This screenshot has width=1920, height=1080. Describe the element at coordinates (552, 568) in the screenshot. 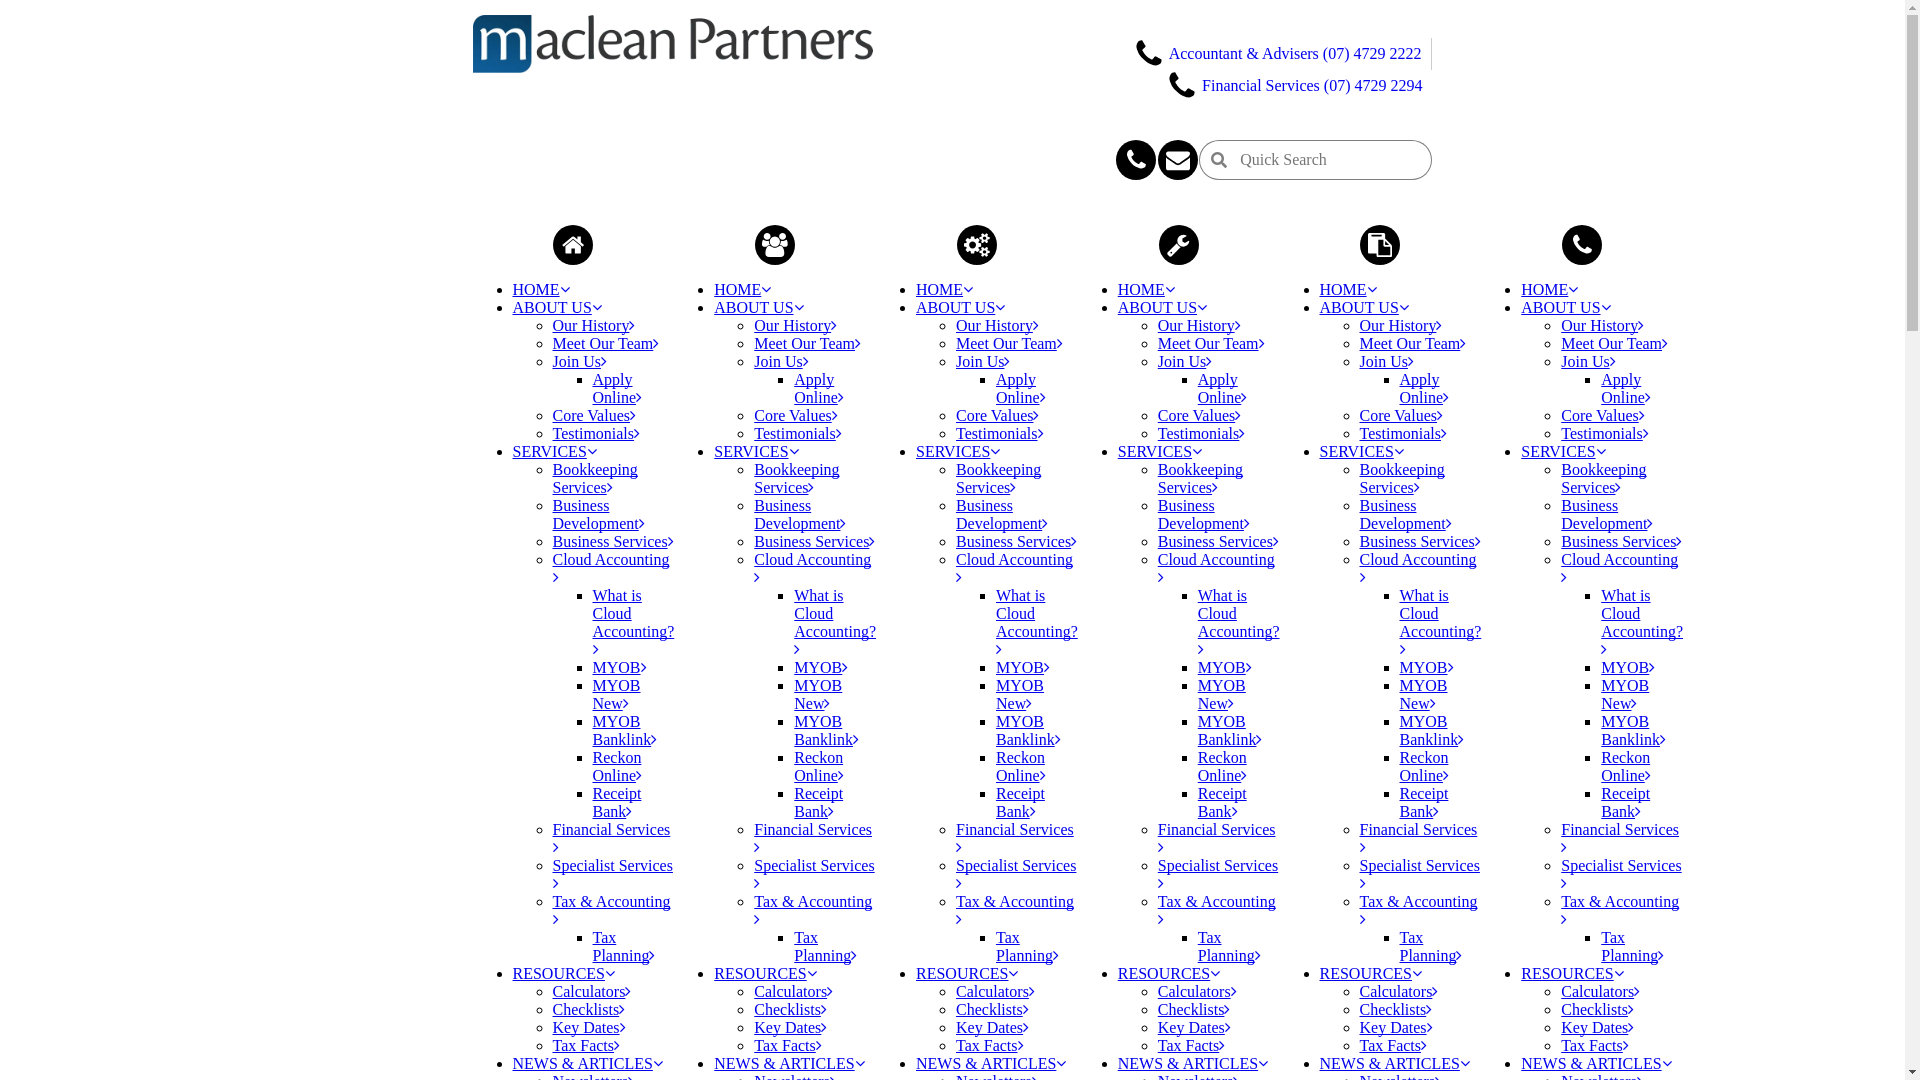

I see `'Cloud Accounting'` at that location.